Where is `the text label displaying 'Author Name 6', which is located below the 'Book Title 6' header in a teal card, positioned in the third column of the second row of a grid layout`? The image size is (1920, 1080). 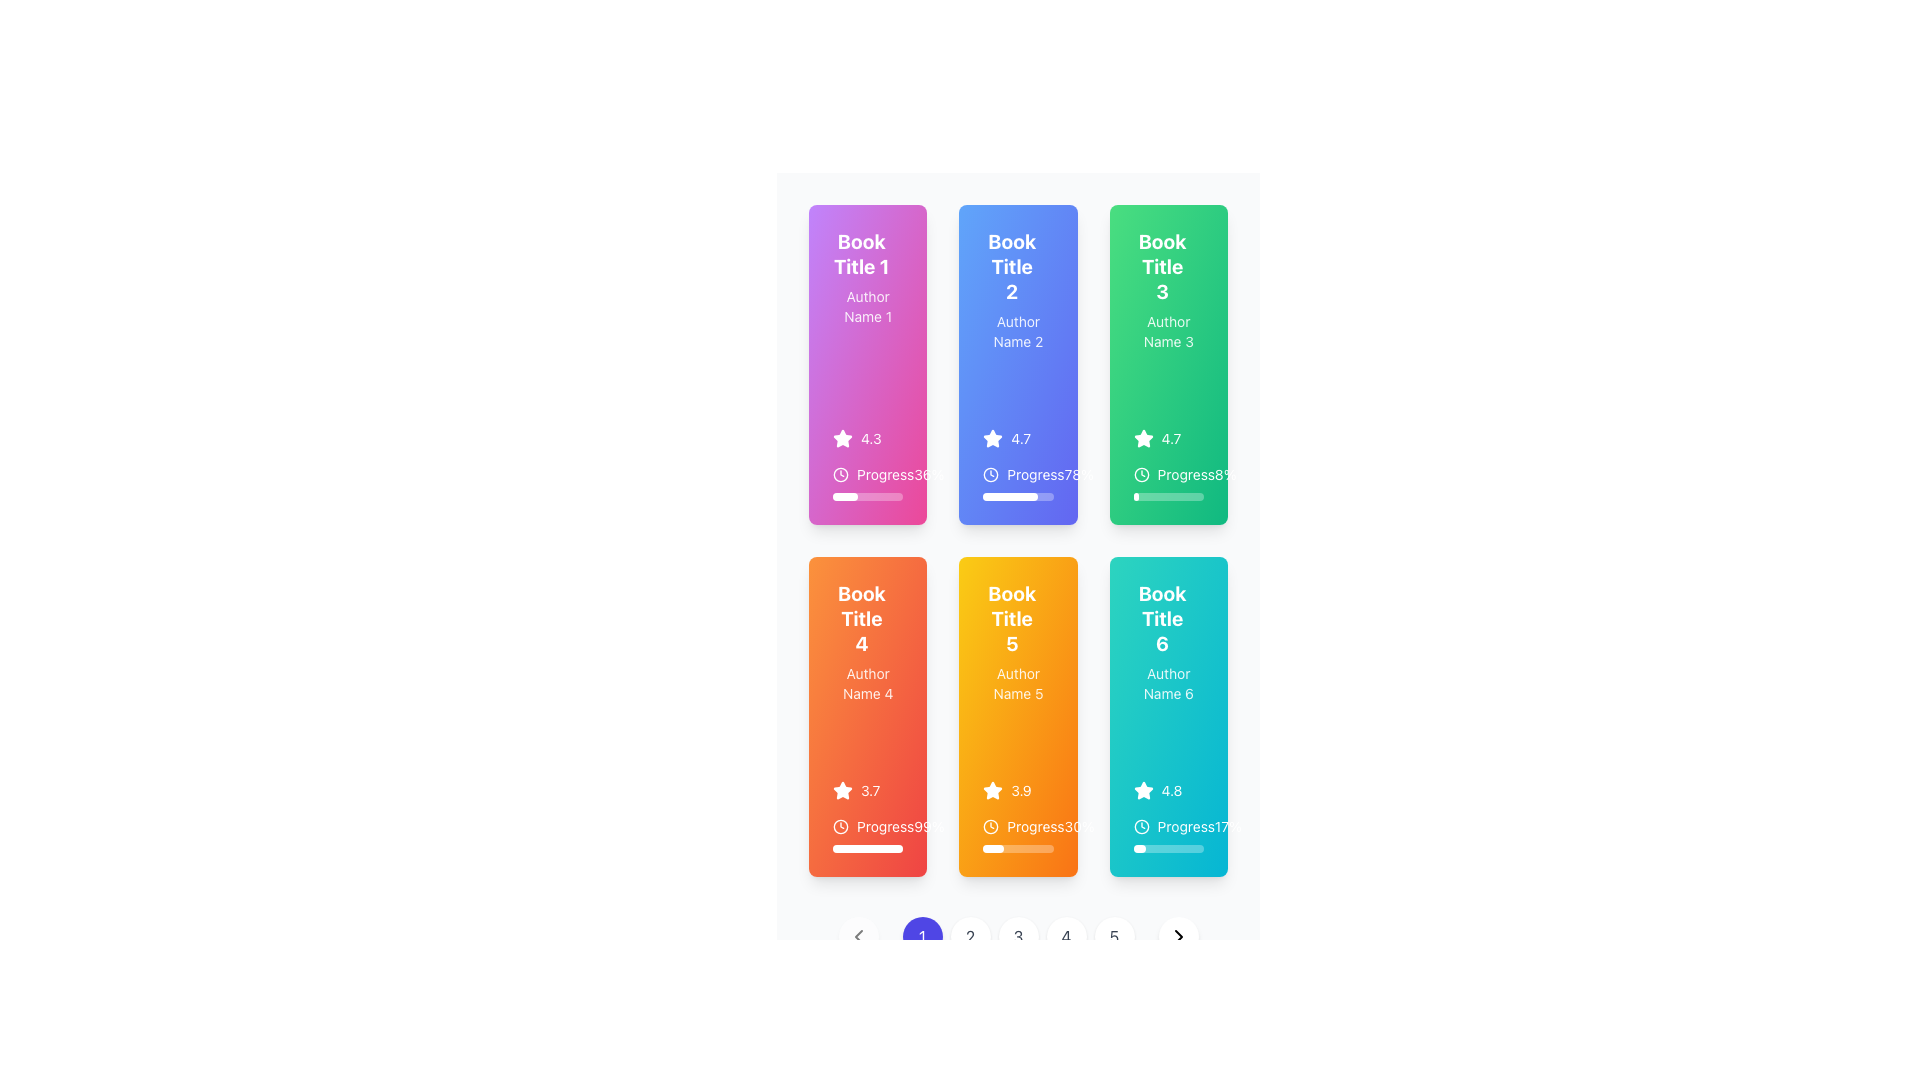
the text label displaying 'Author Name 6', which is located below the 'Book Title 6' header in a teal card, positioned in the third column of the second row of a grid layout is located at coordinates (1168, 682).